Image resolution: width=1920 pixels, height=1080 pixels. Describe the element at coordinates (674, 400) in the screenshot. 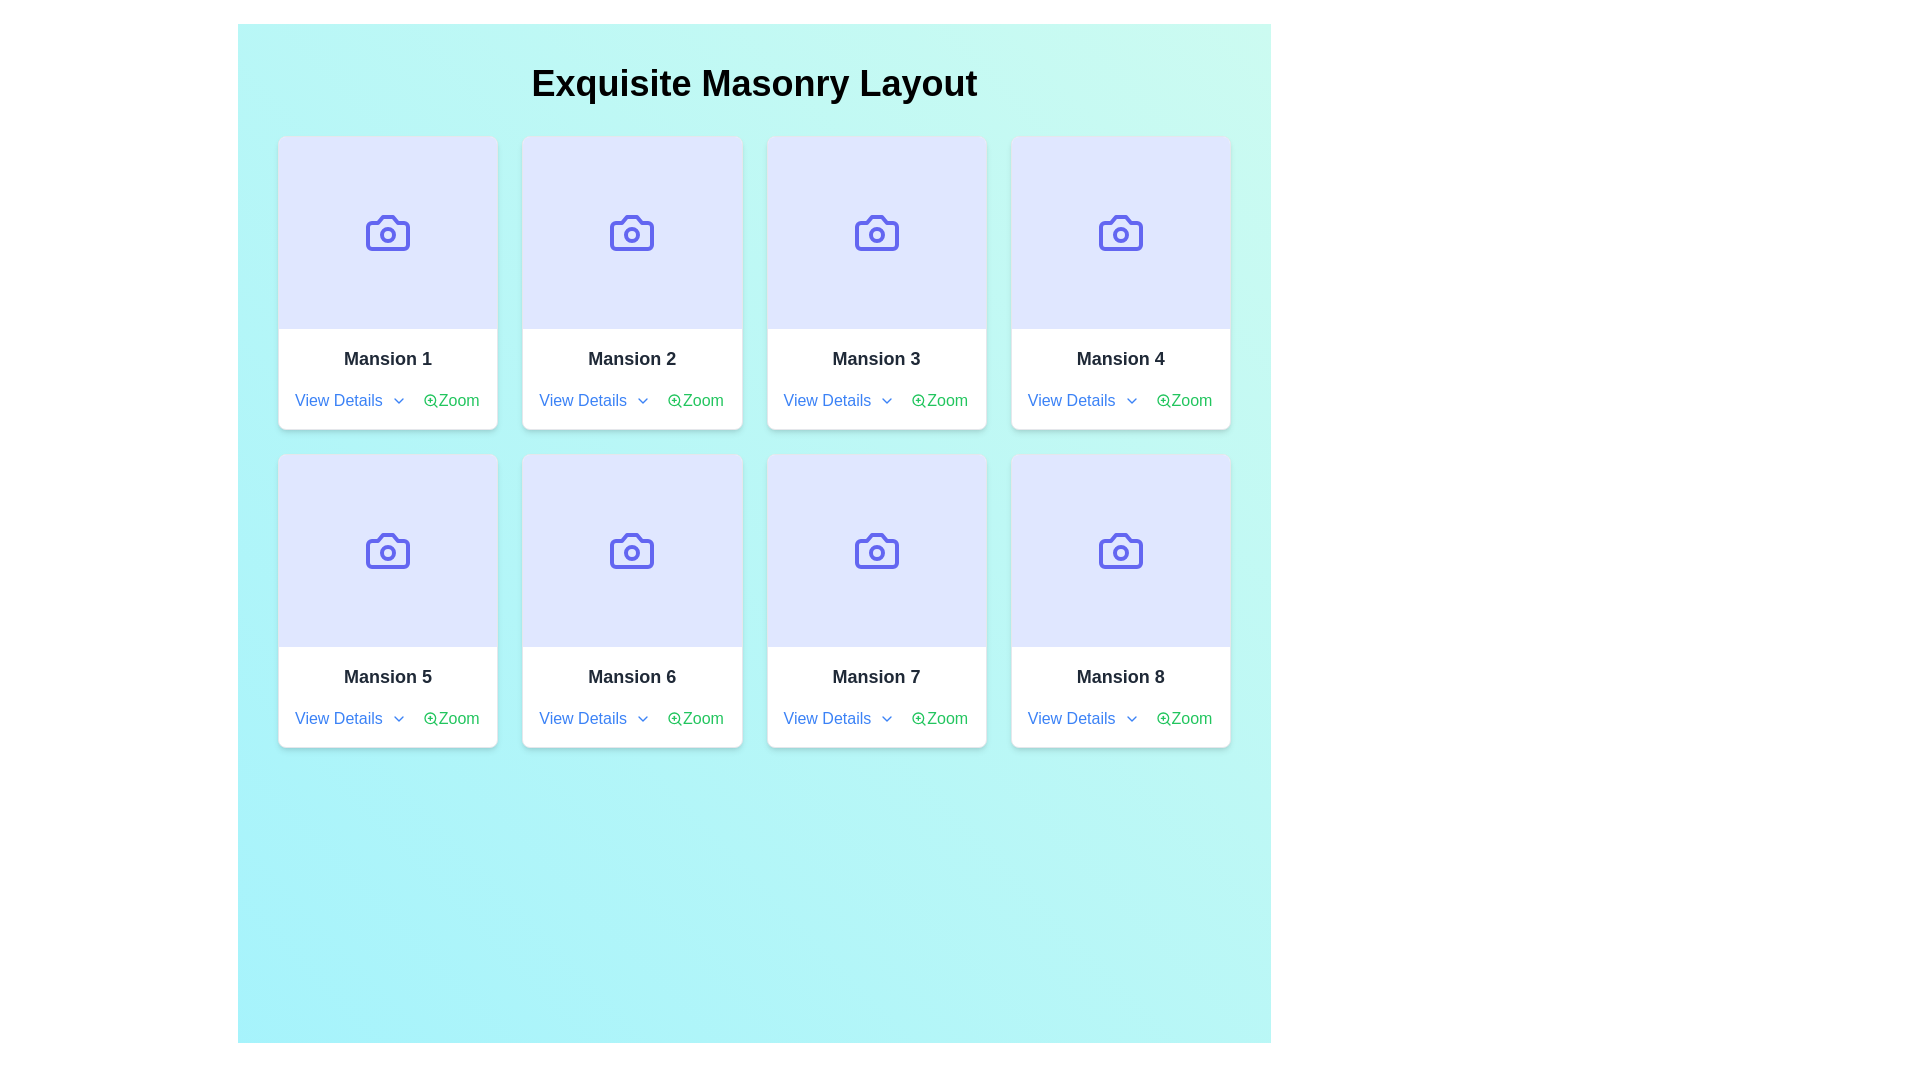

I see `the circular component of the magnifying glass icon located in the lower right part of the 'Mansion 2' tile` at that location.